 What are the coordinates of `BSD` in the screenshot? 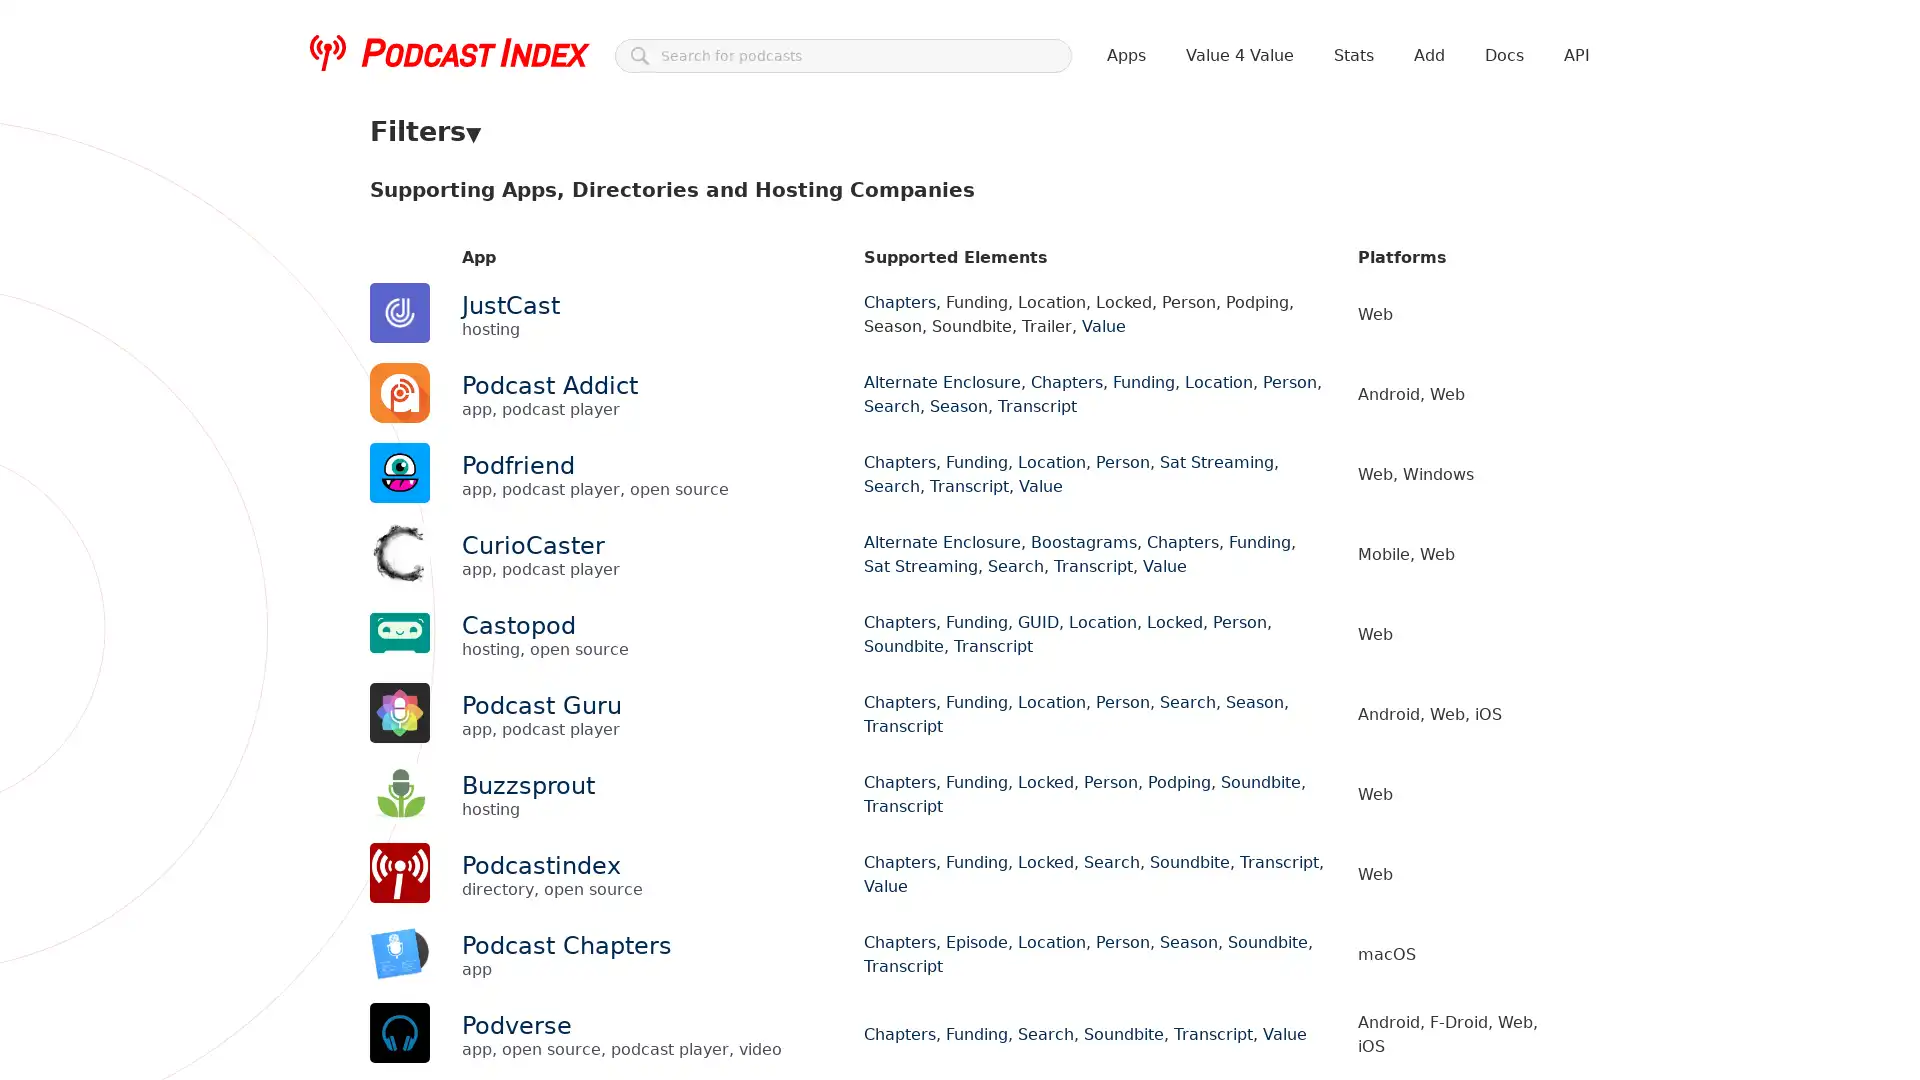 It's located at (669, 410).